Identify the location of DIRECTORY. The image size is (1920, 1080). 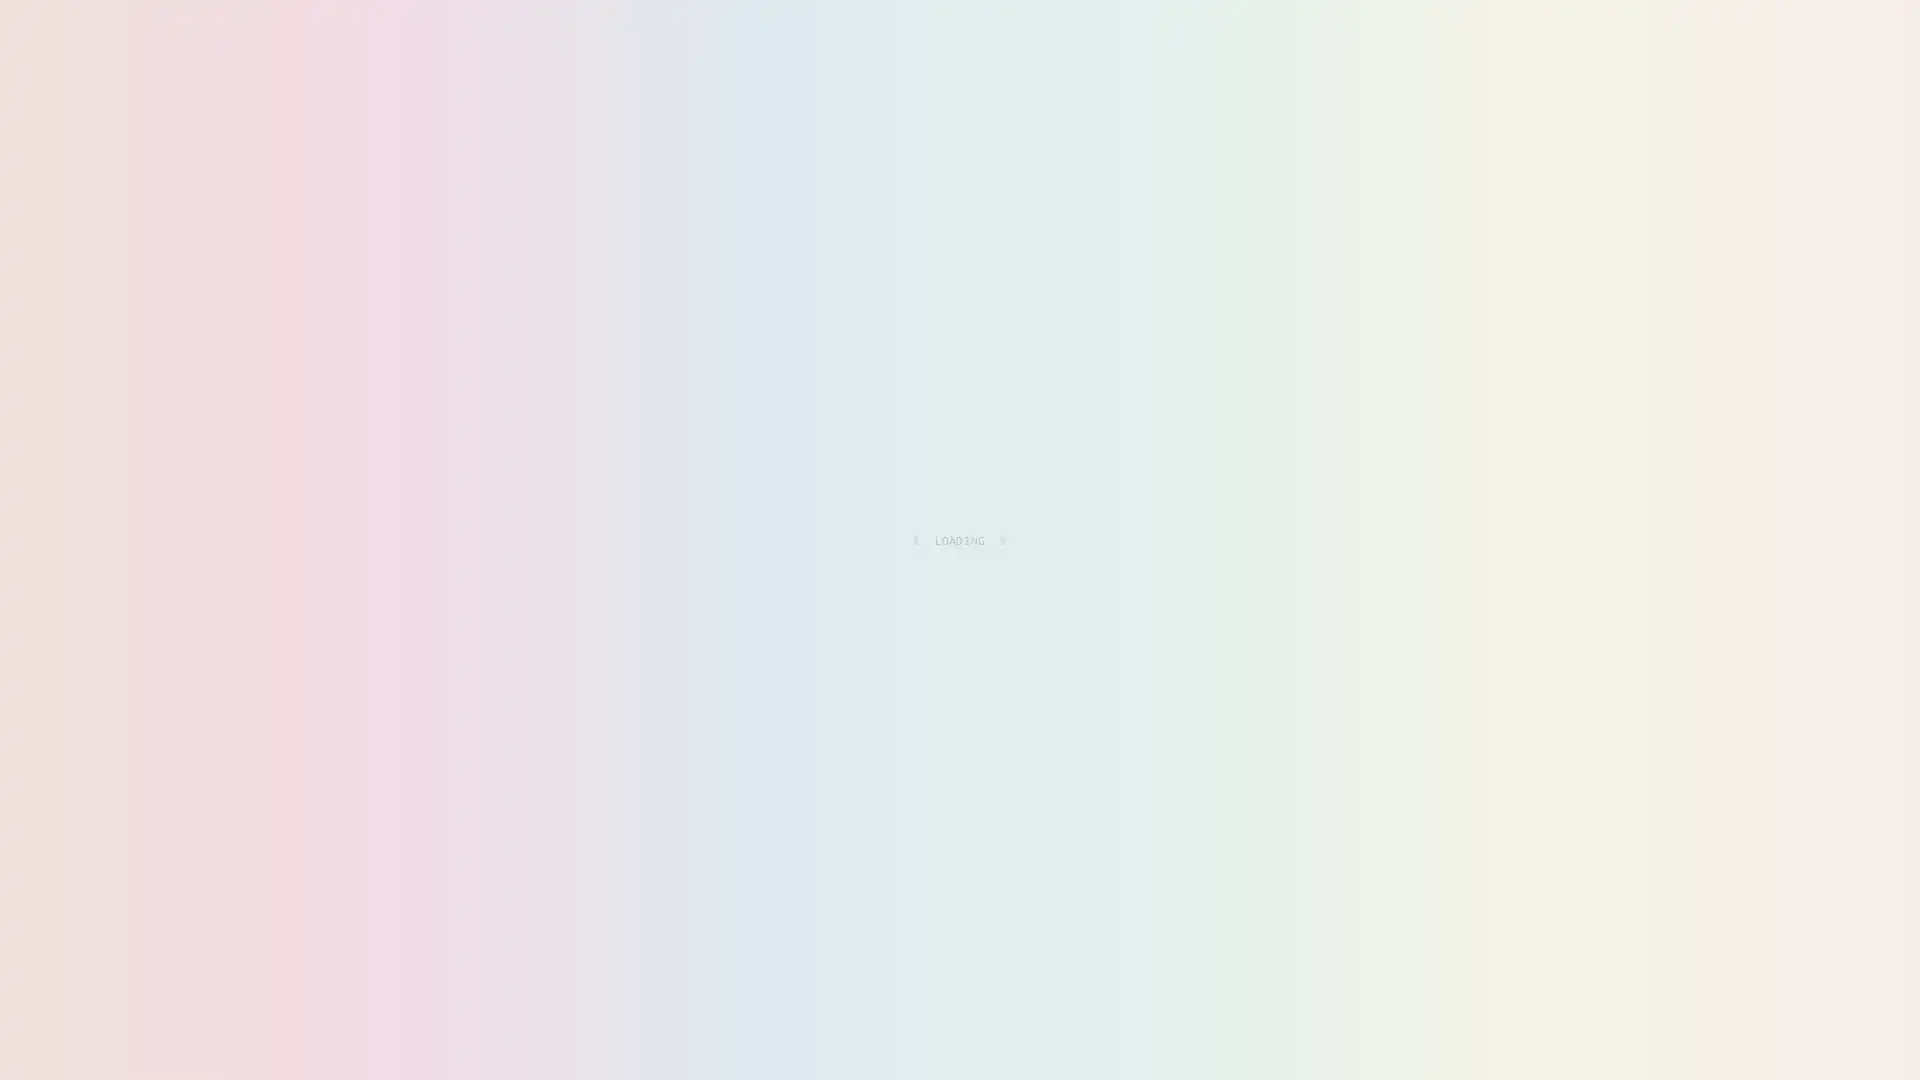
(686, 212).